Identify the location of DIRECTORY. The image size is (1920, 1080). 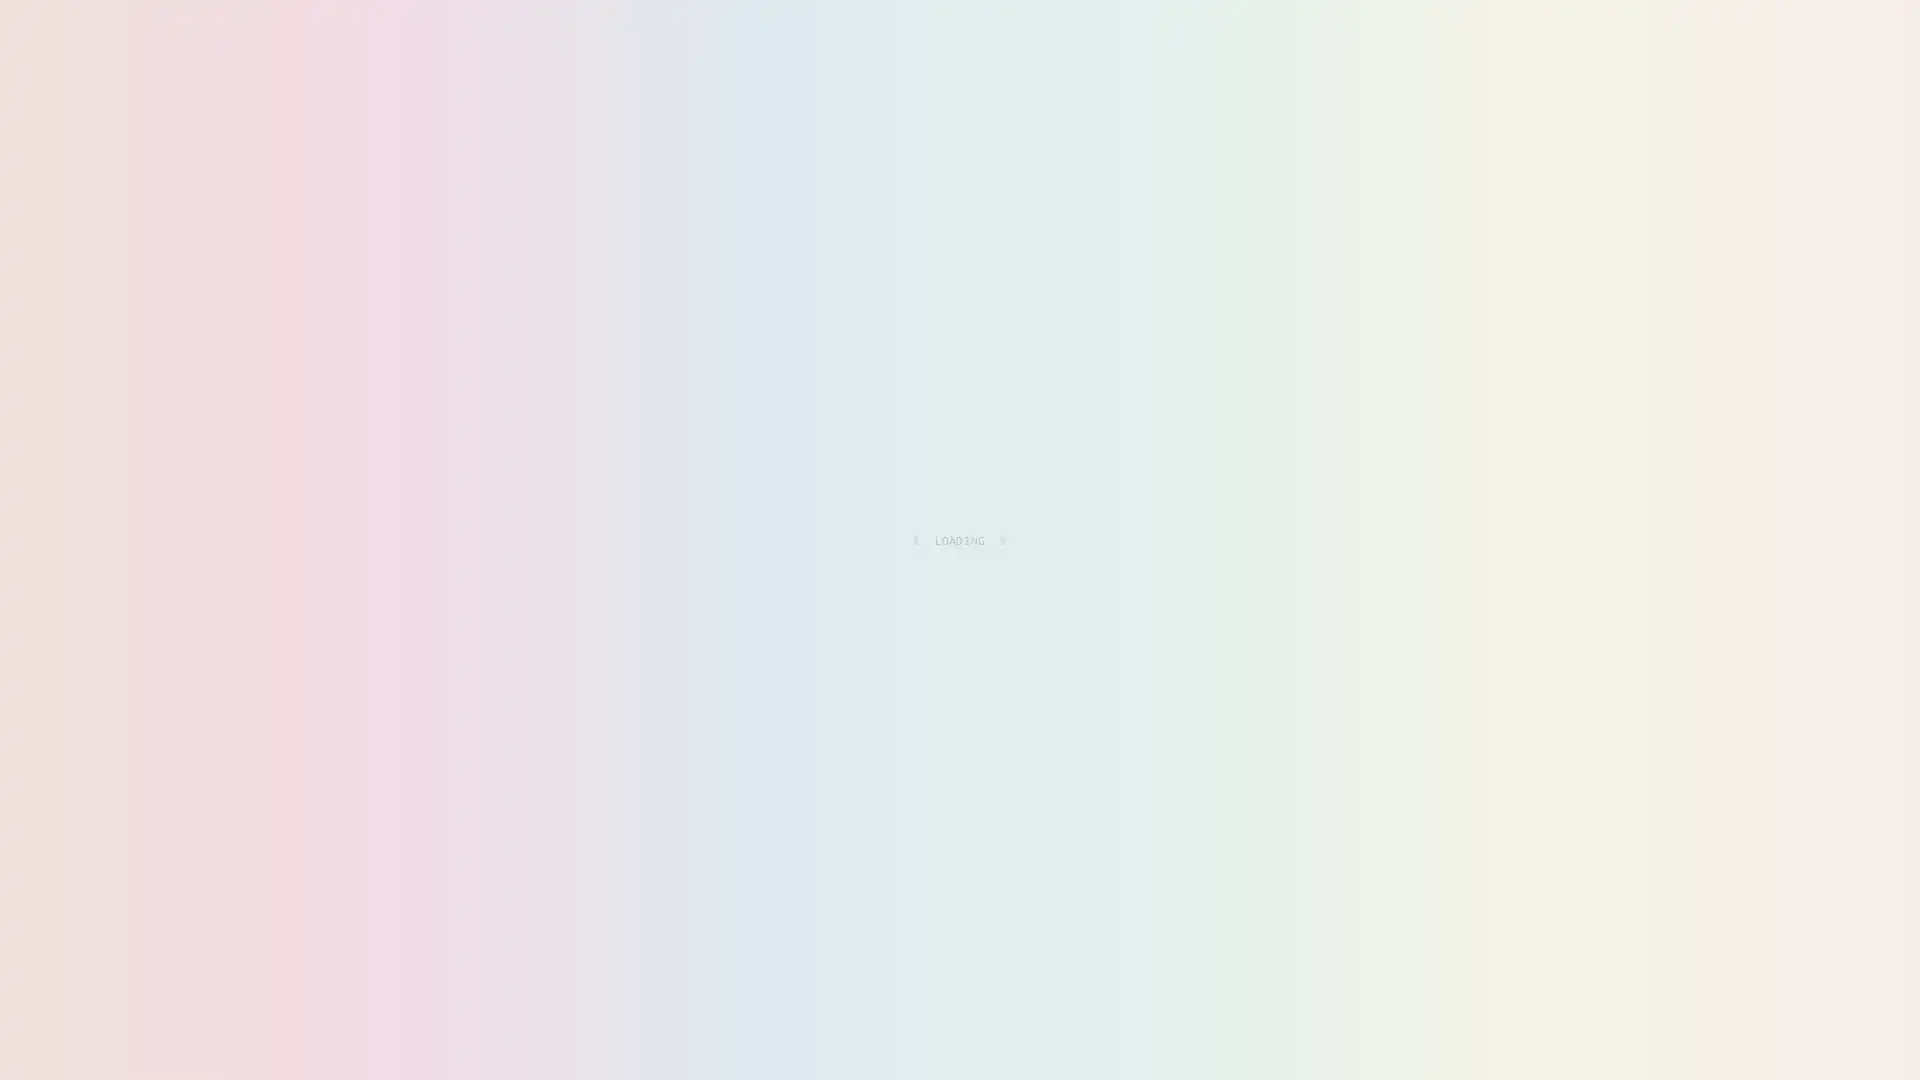
(686, 212).